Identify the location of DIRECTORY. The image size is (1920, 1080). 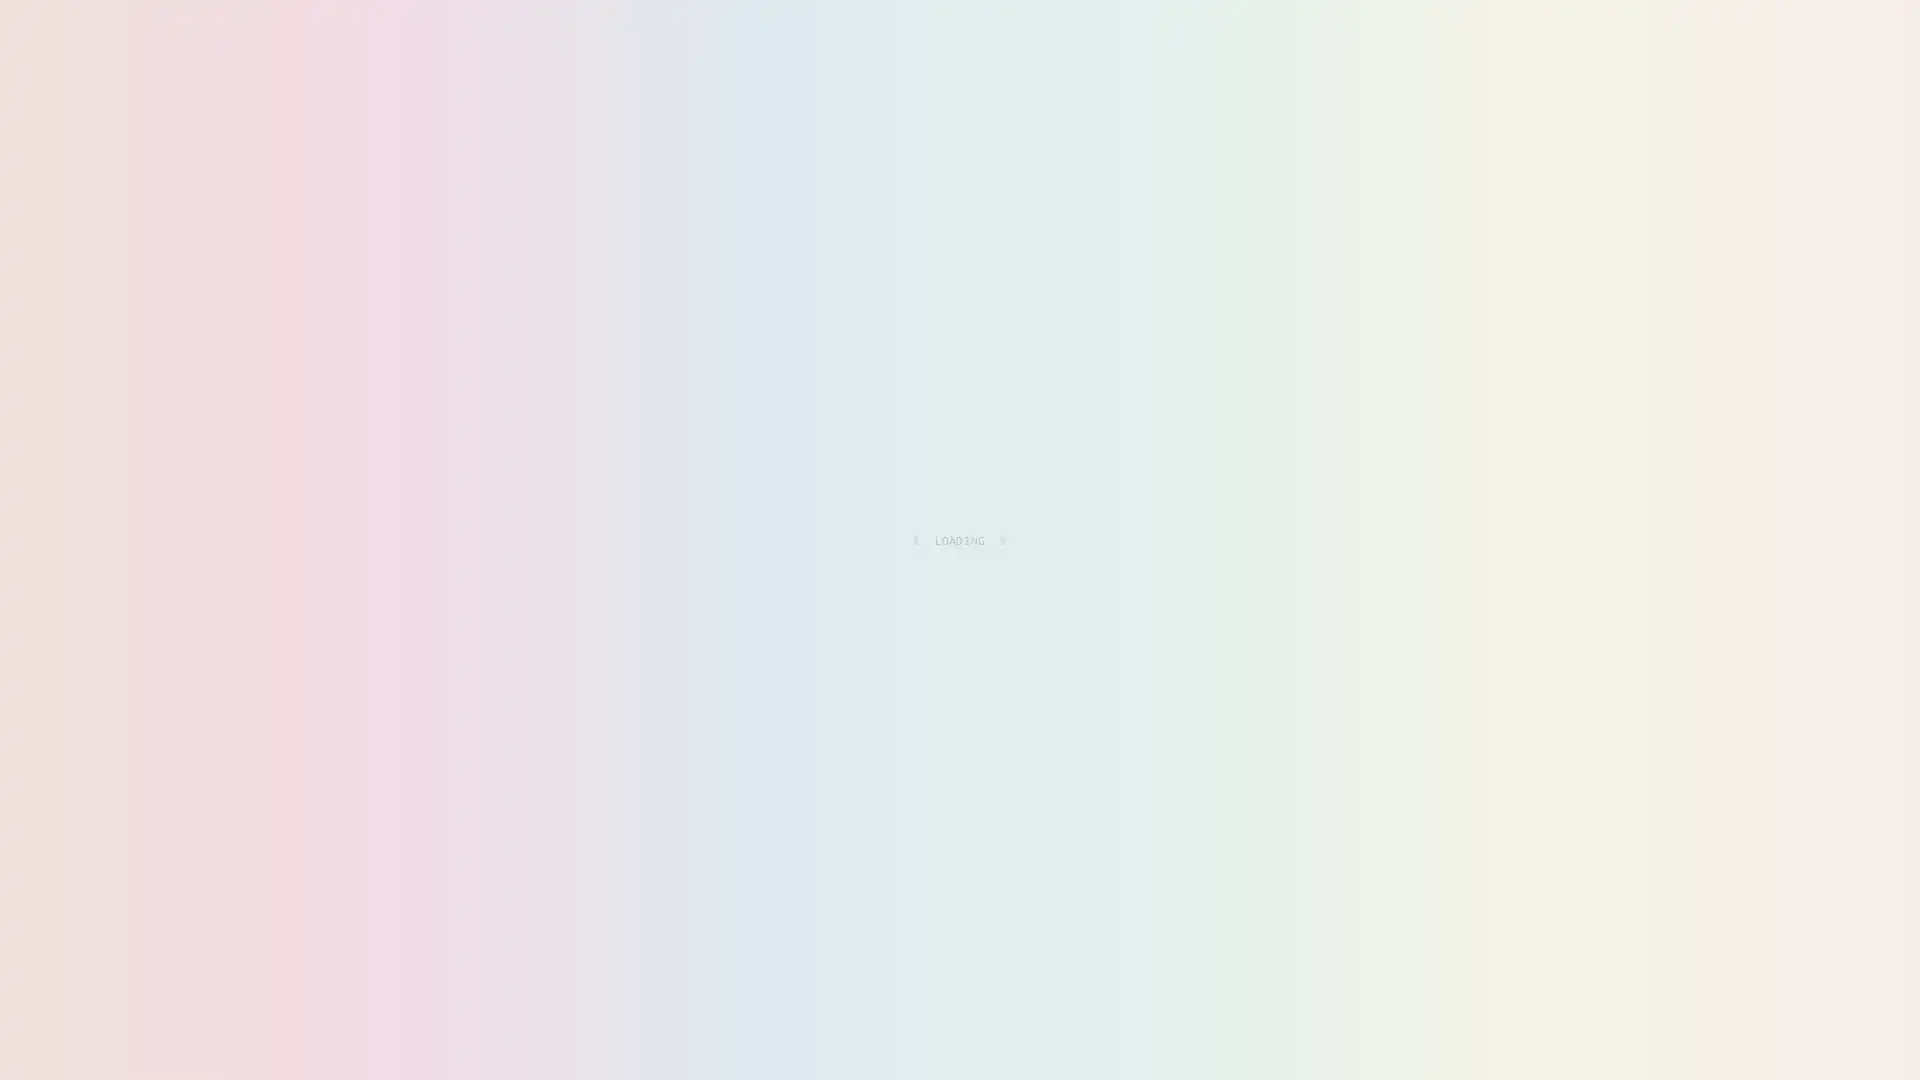
(686, 212).